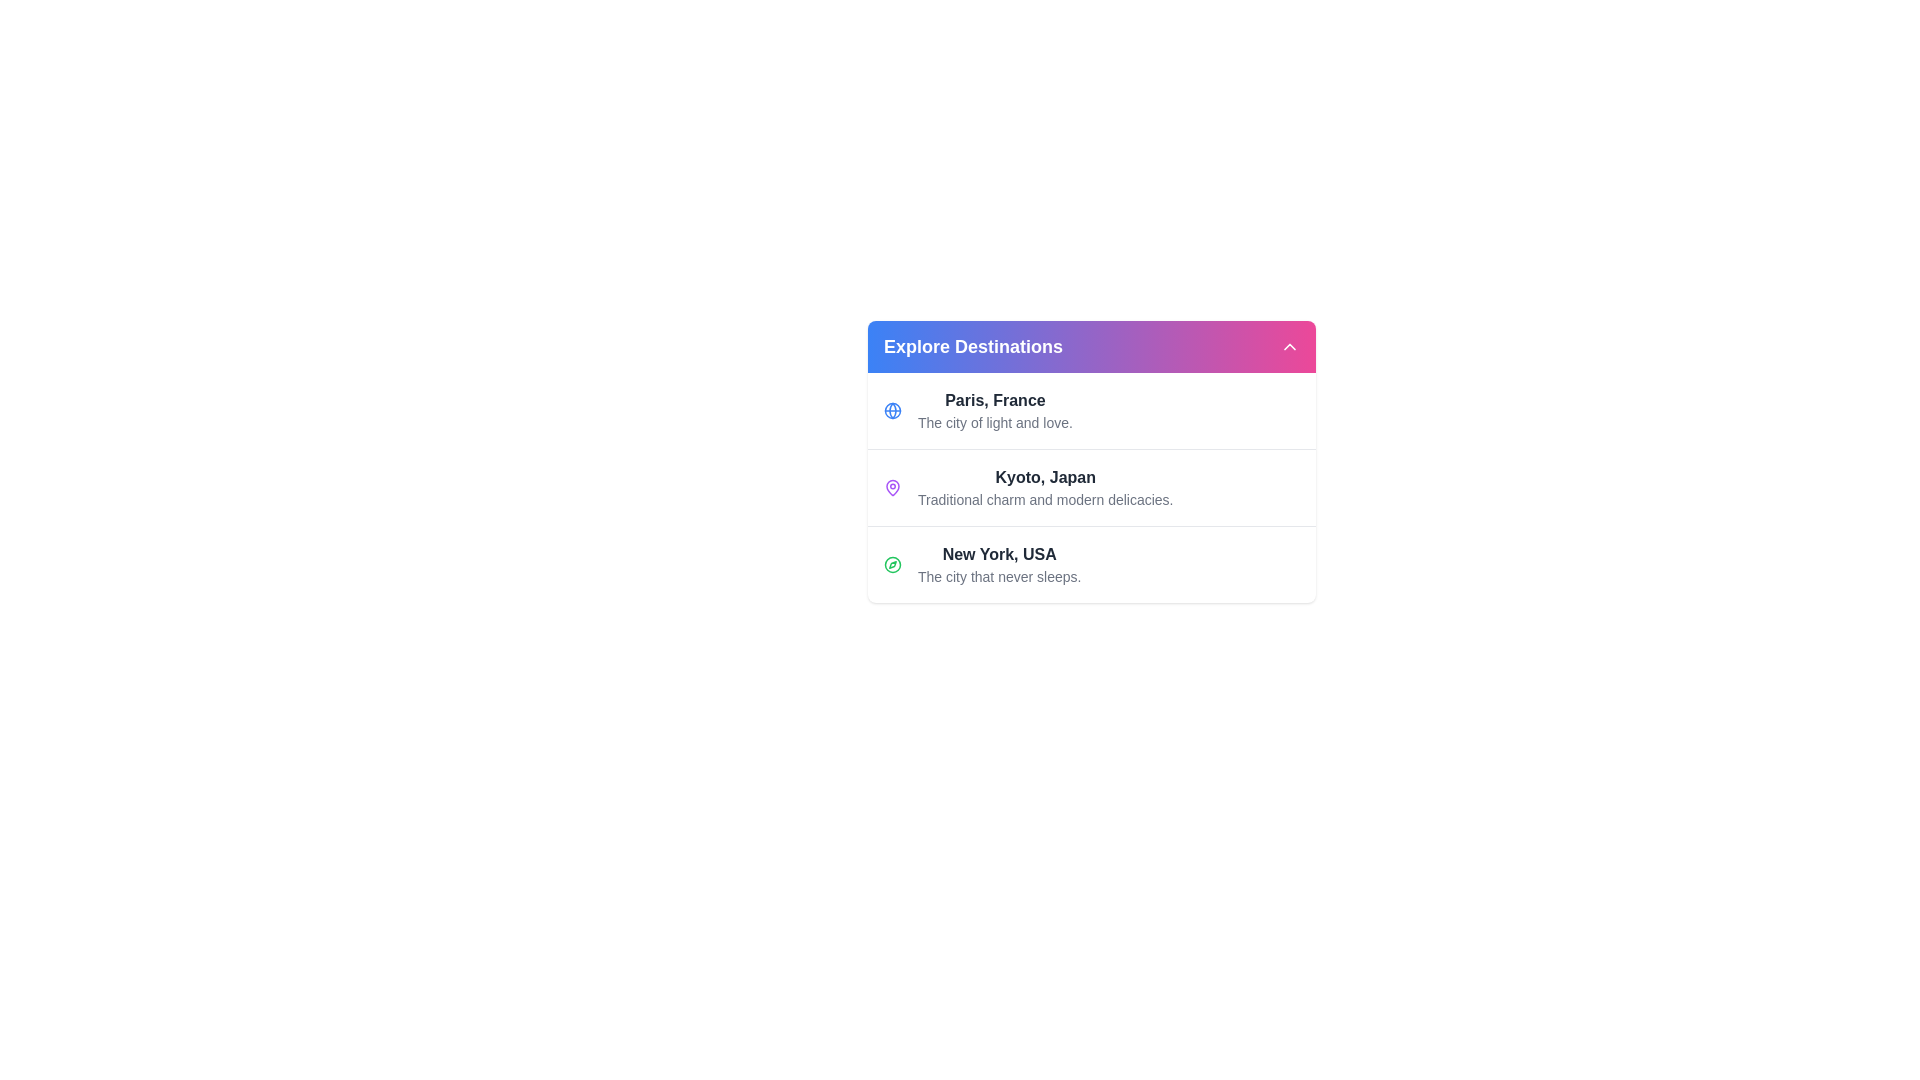 This screenshot has height=1080, width=1920. I want to click on muted gray text stating 'The city that never sleeps.' located under the bold title 'New York, USA', so click(999, 577).